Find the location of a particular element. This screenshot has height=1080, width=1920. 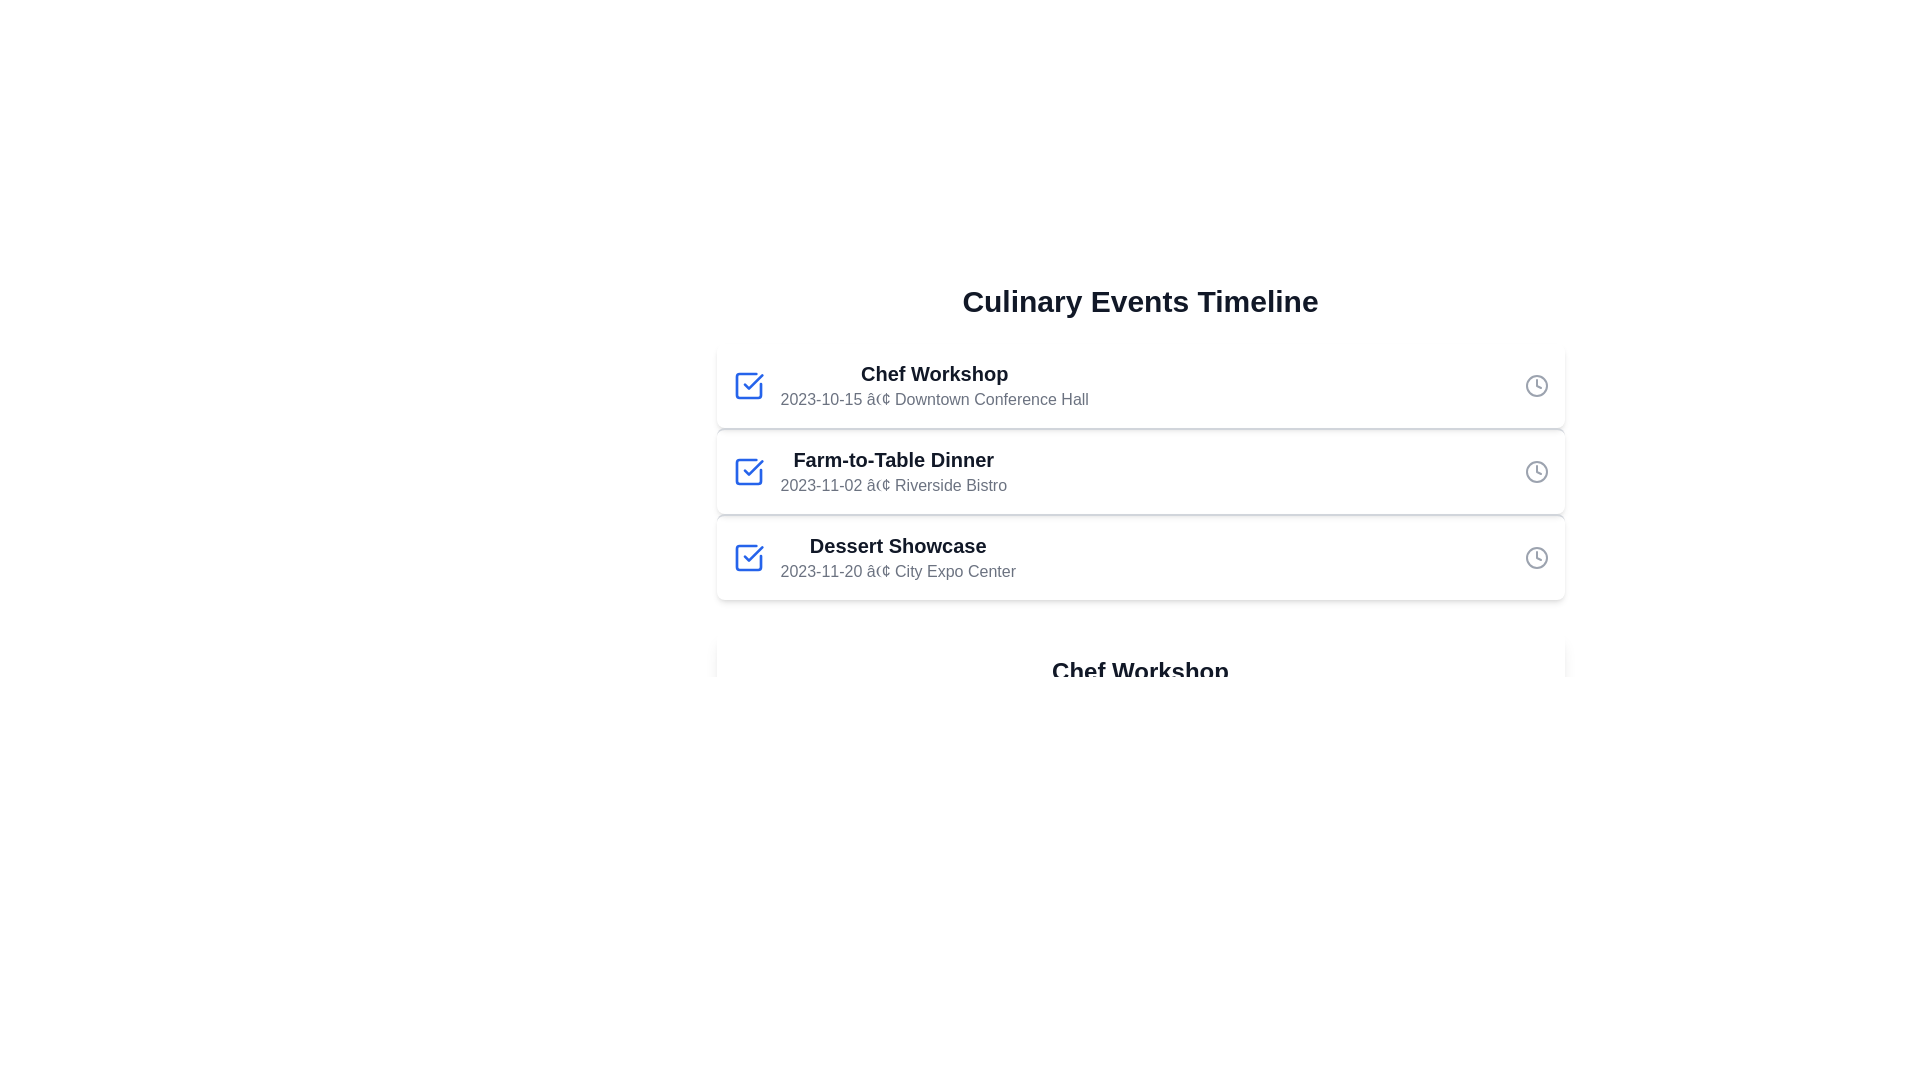

the status marker icon associated with the 'Dessert Showcase' entry to interact with it is located at coordinates (747, 558).